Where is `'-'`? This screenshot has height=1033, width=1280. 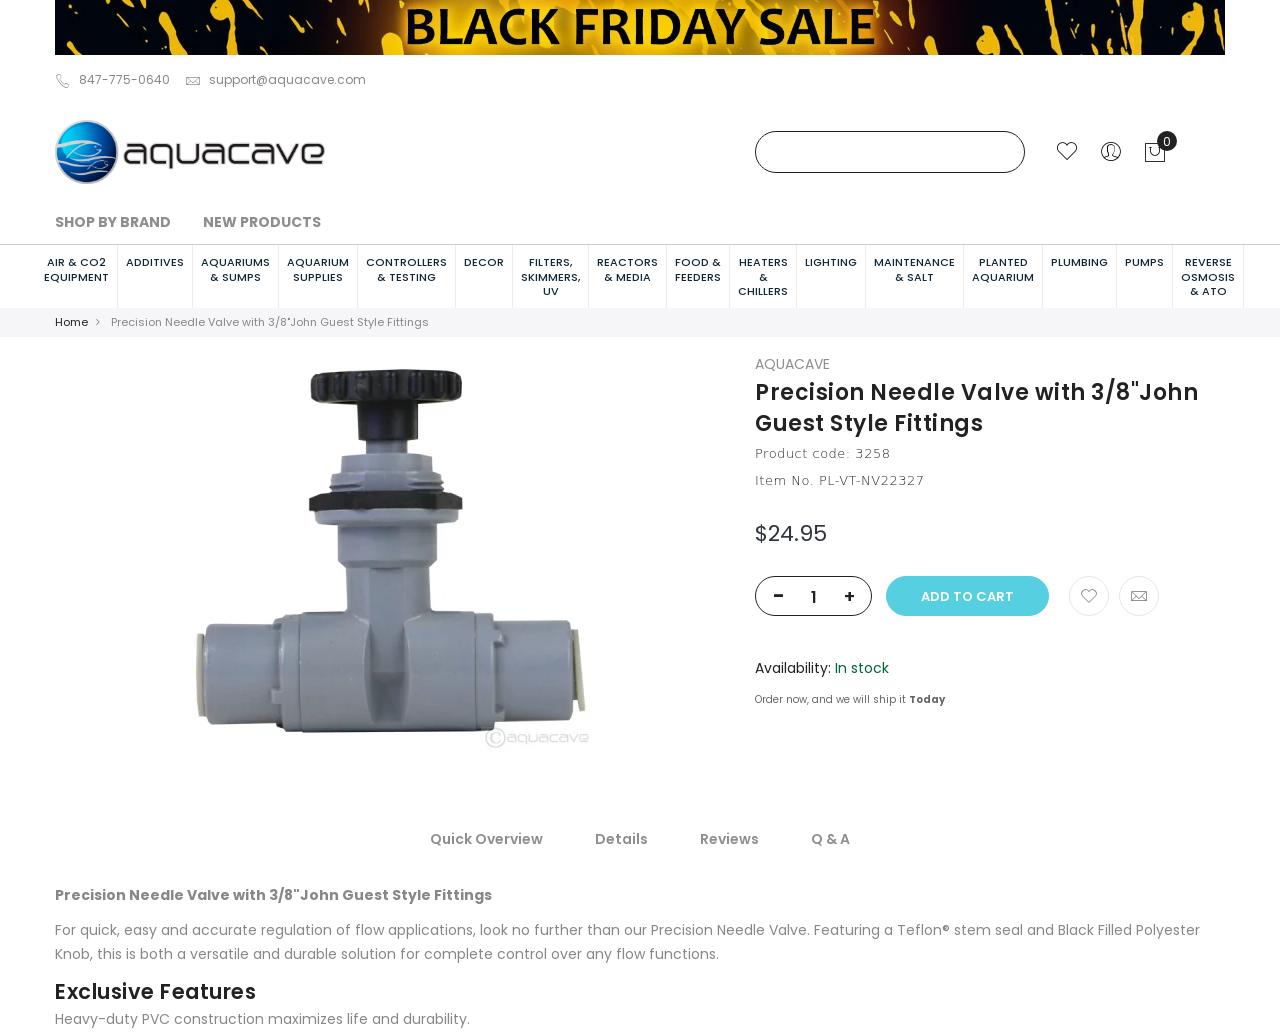
'-' is located at coordinates (770, 595).